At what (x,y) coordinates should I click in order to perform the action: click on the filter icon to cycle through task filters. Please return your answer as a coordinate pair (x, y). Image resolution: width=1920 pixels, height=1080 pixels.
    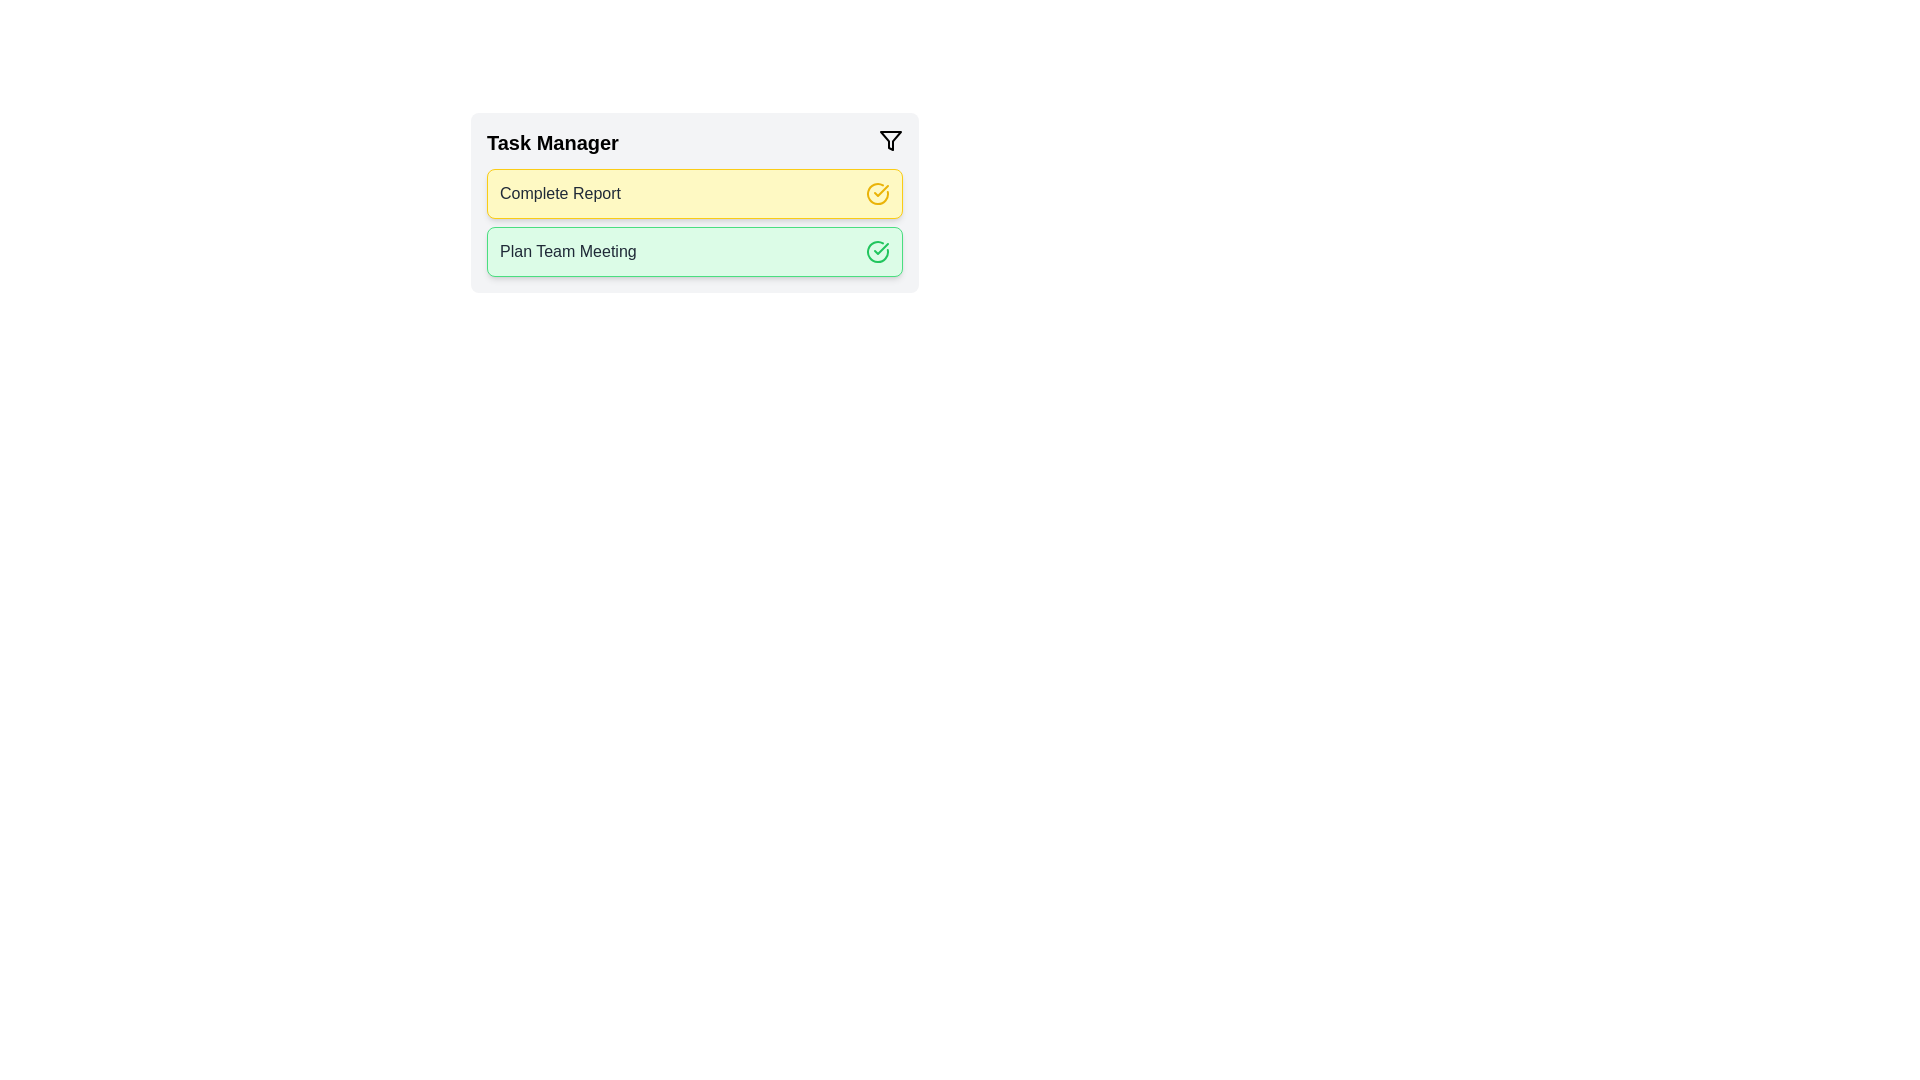
    Looking at the image, I should click on (890, 140).